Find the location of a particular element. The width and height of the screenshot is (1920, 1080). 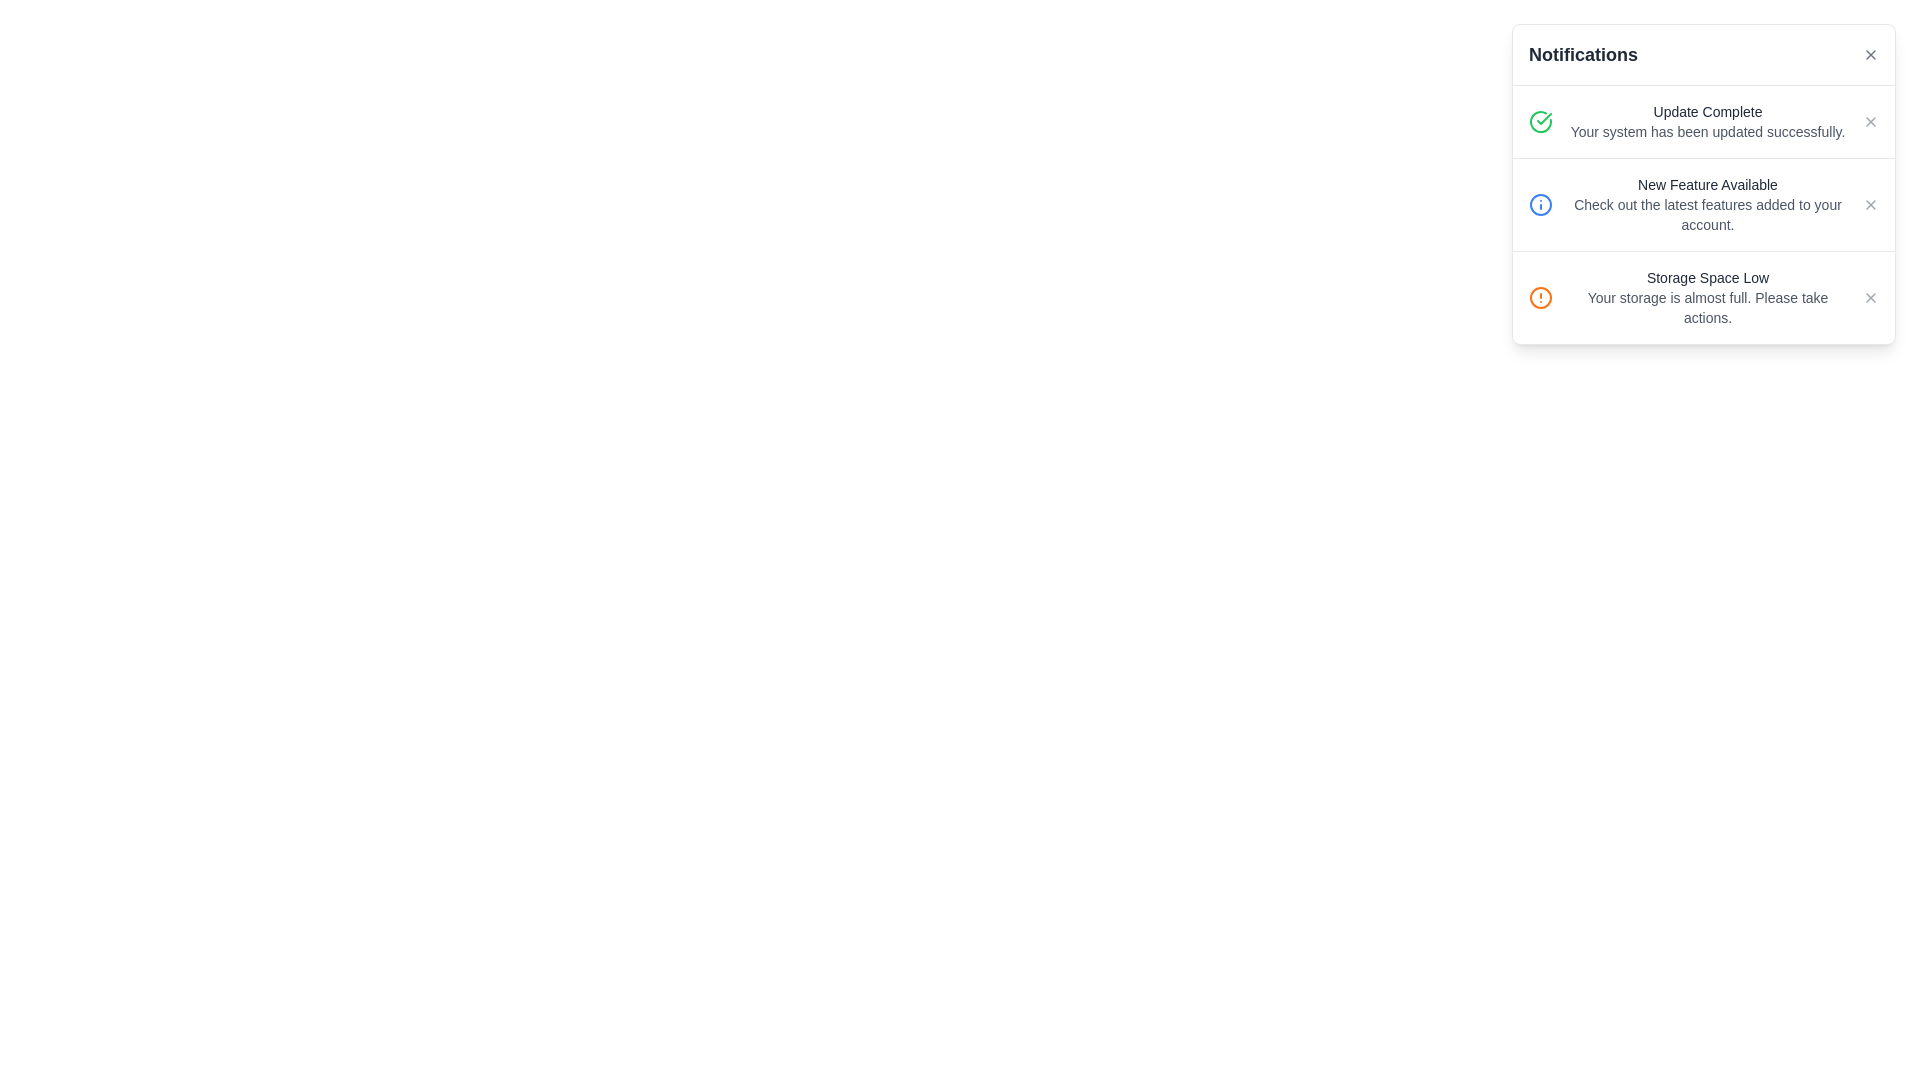

the Notification item that informs the user about a newly available feature in their account for more information is located at coordinates (1703, 215).